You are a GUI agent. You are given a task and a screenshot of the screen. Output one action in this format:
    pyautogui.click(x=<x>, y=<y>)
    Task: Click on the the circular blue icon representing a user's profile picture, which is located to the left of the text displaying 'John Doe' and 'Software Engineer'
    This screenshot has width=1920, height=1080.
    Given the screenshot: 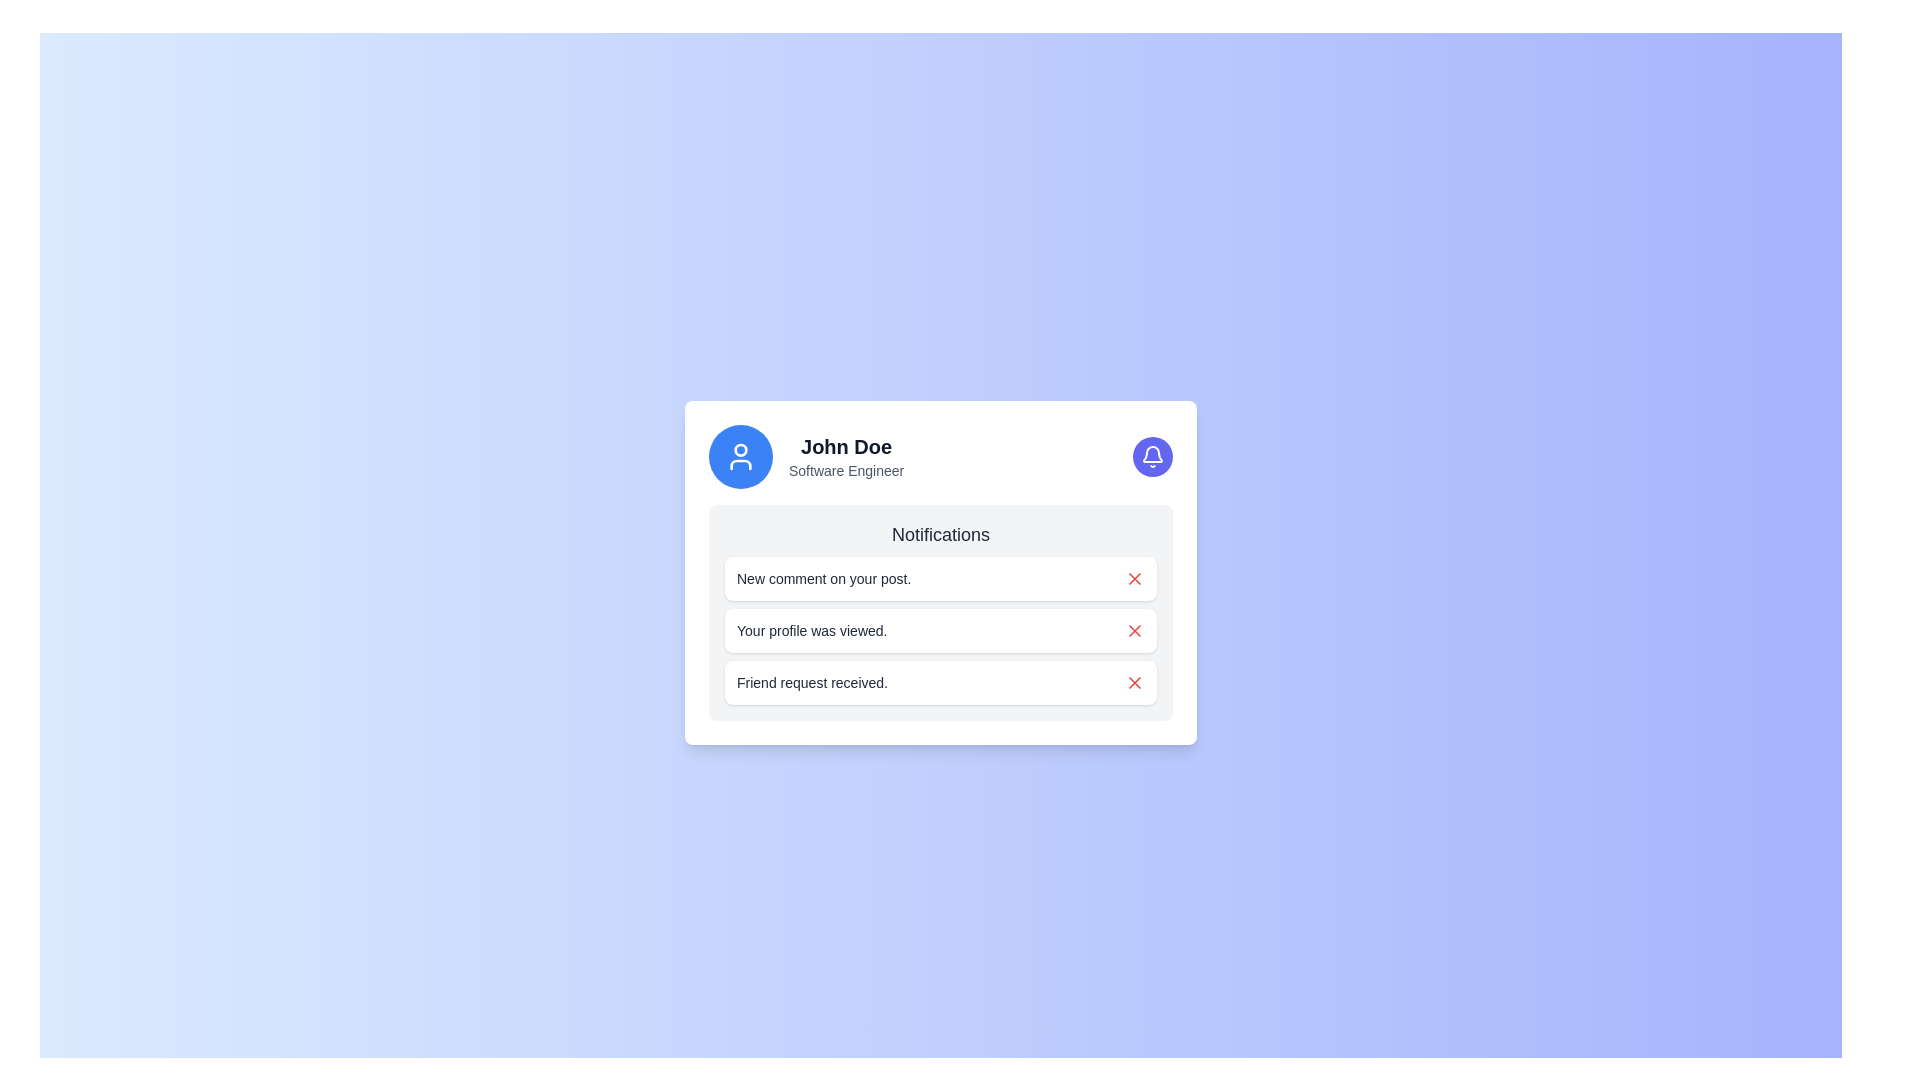 What is the action you would take?
    pyautogui.click(x=739, y=456)
    